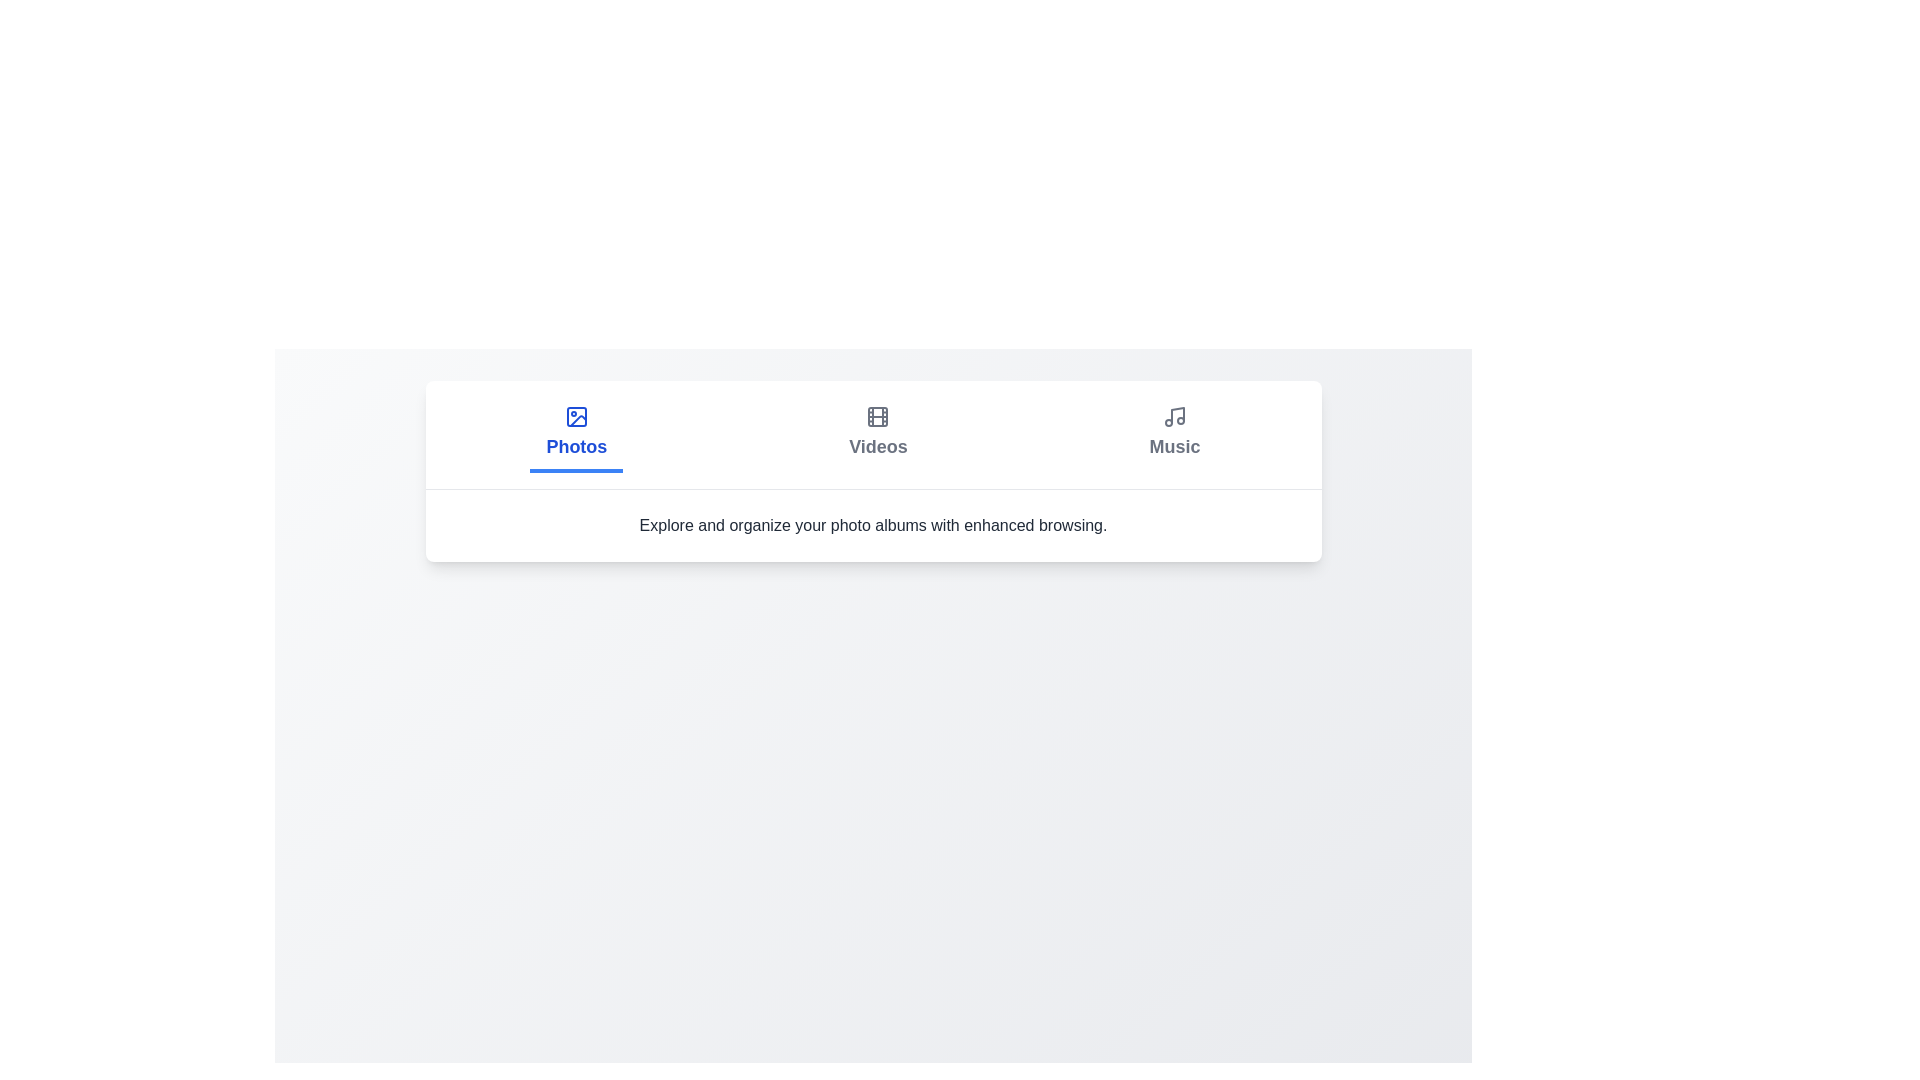 This screenshot has width=1920, height=1080. I want to click on the Photos tab to trigger its hover effect, so click(575, 434).